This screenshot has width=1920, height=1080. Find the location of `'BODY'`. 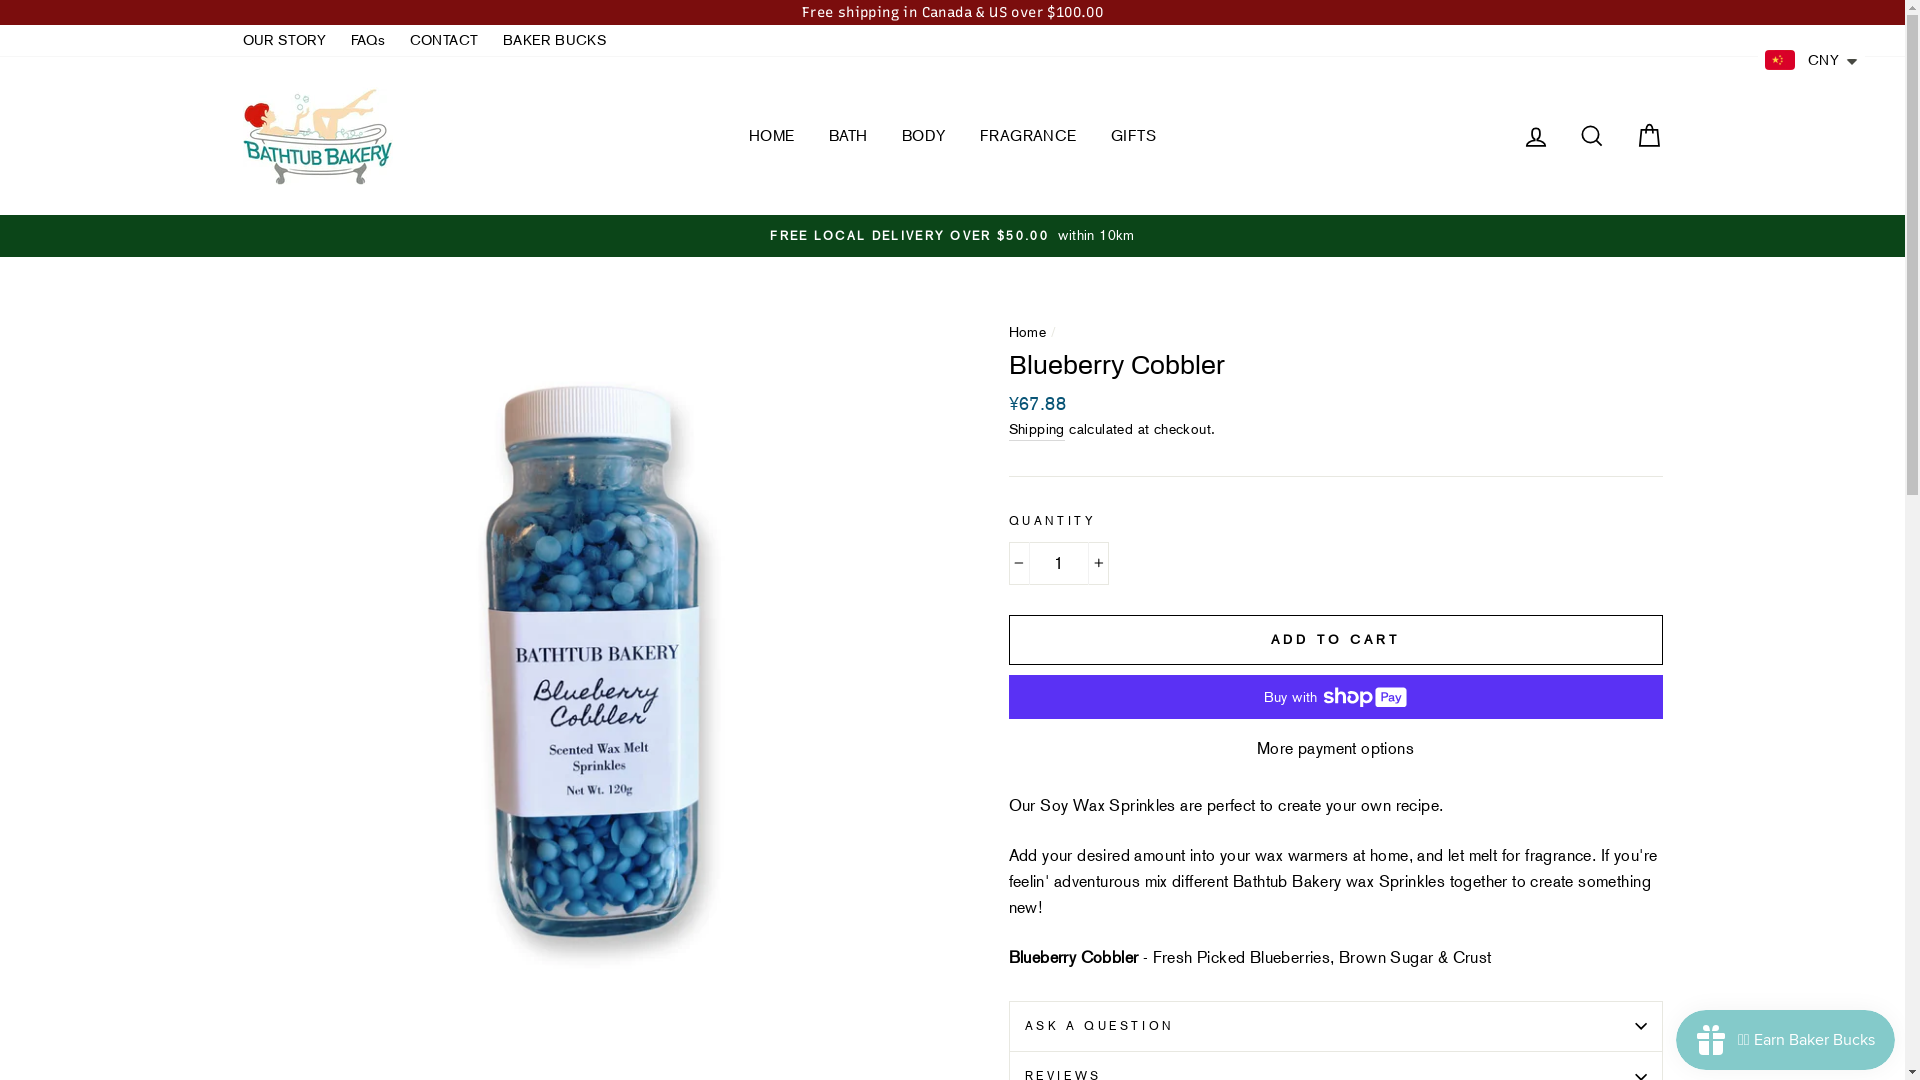

'BODY' is located at coordinates (922, 135).